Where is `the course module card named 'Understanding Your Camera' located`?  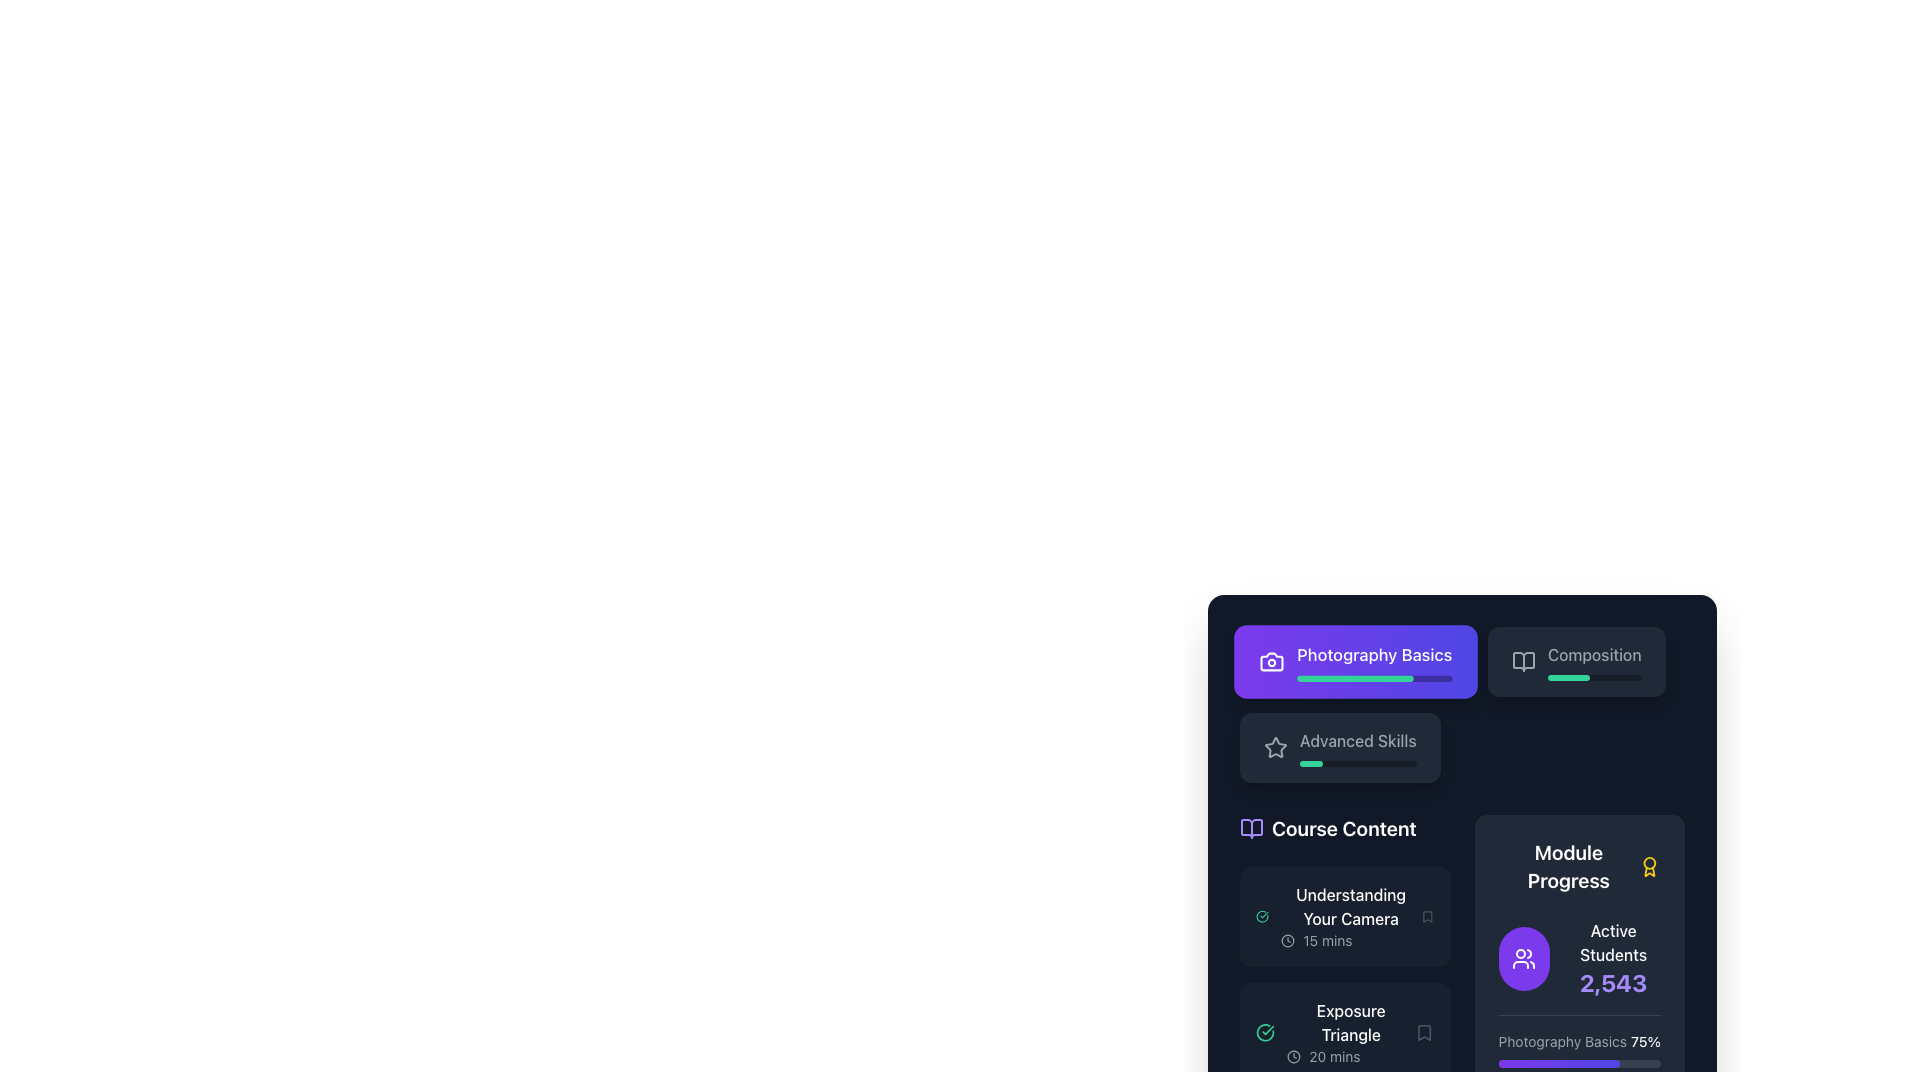 the course module card named 'Understanding Your Camera' located is located at coordinates (1351, 917).